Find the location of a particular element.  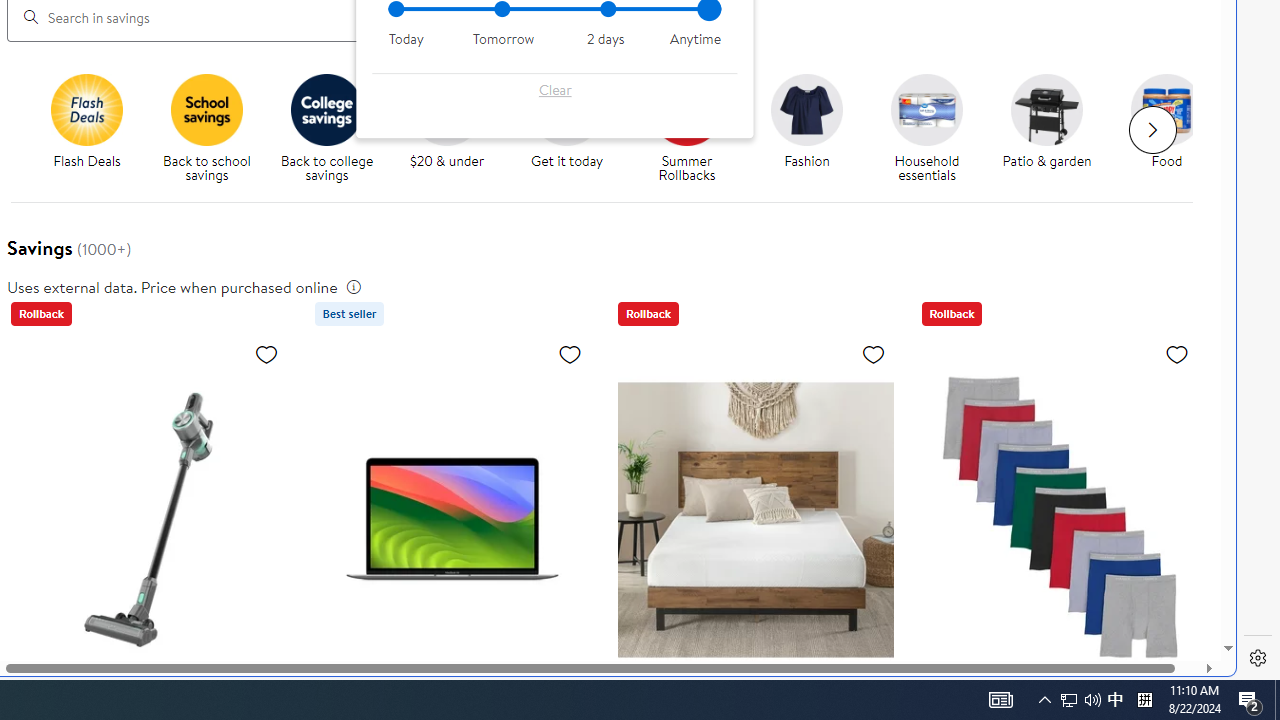

'Flash deals Flash Deals' is located at coordinates (86, 122).